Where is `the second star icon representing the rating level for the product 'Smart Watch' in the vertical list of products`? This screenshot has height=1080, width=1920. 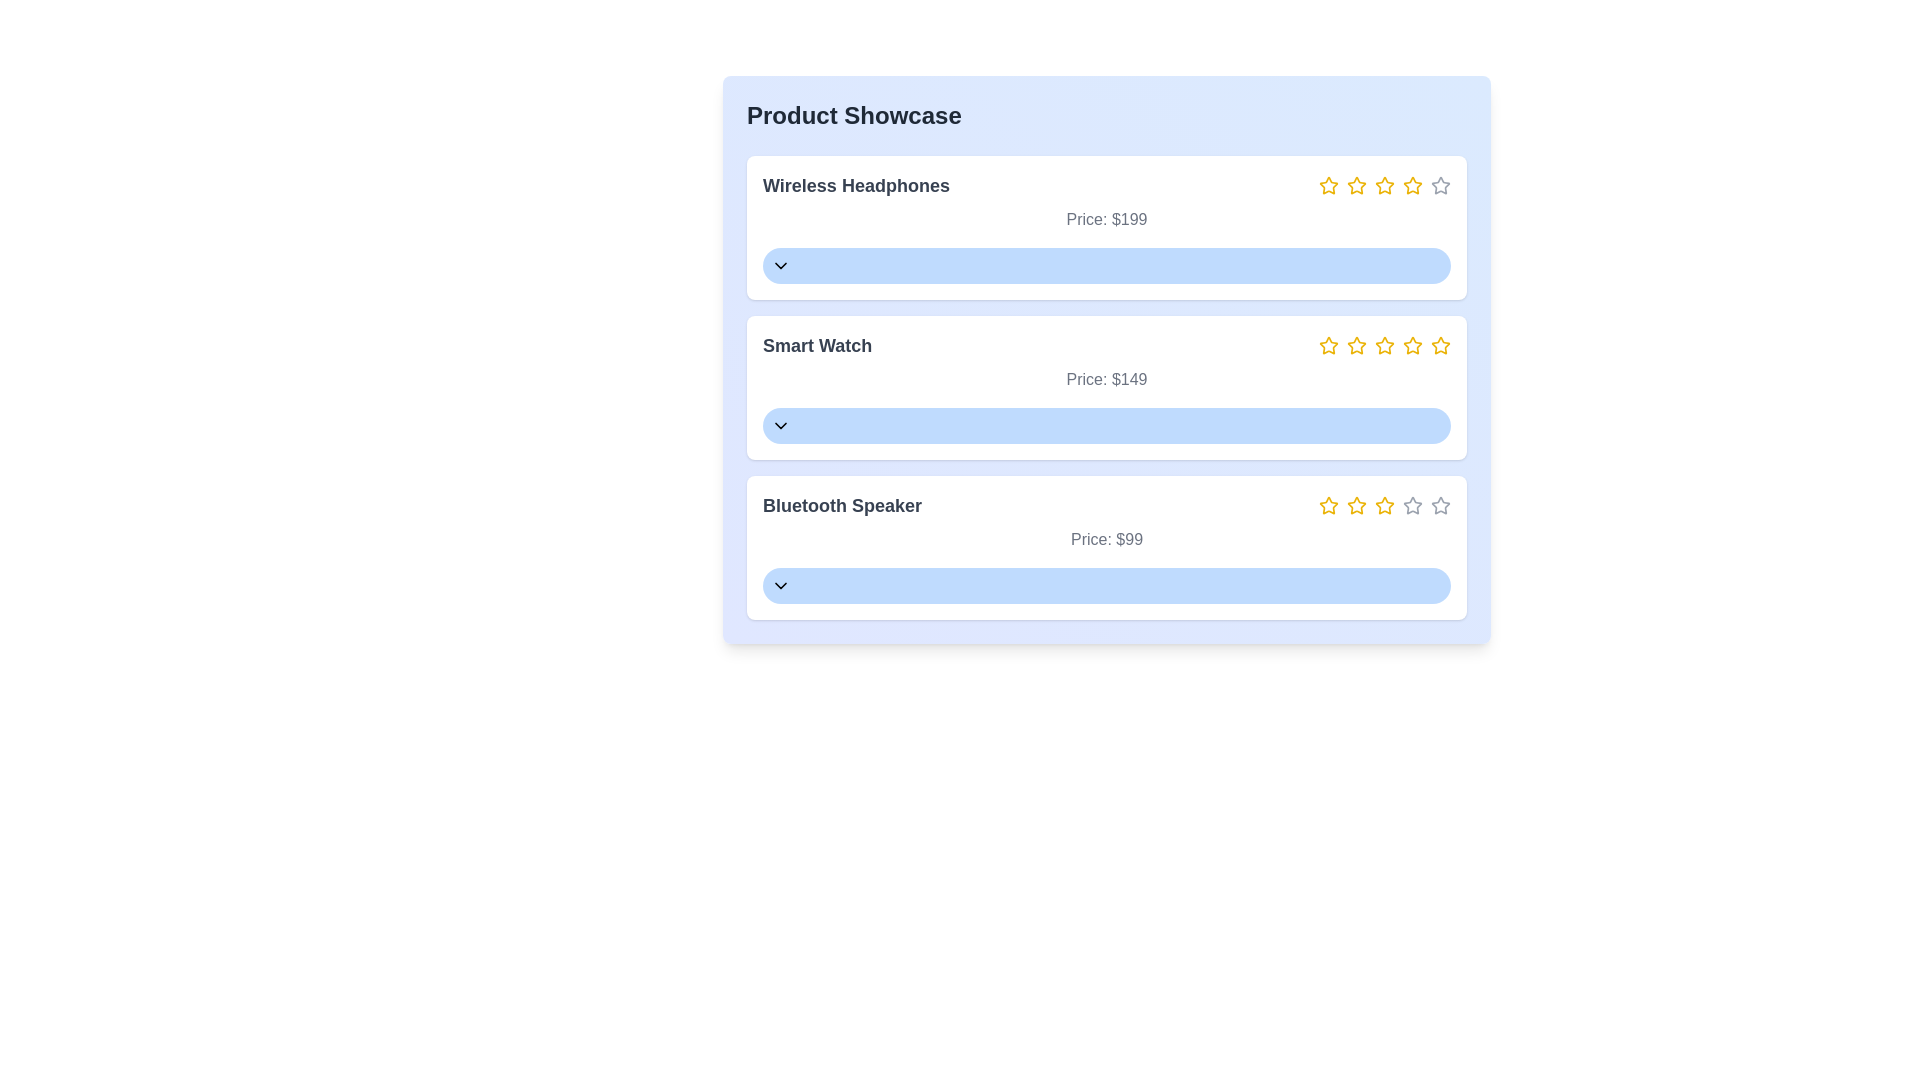
the second star icon representing the rating level for the product 'Smart Watch' in the vertical list of products is located at coordinates (1357, 345).